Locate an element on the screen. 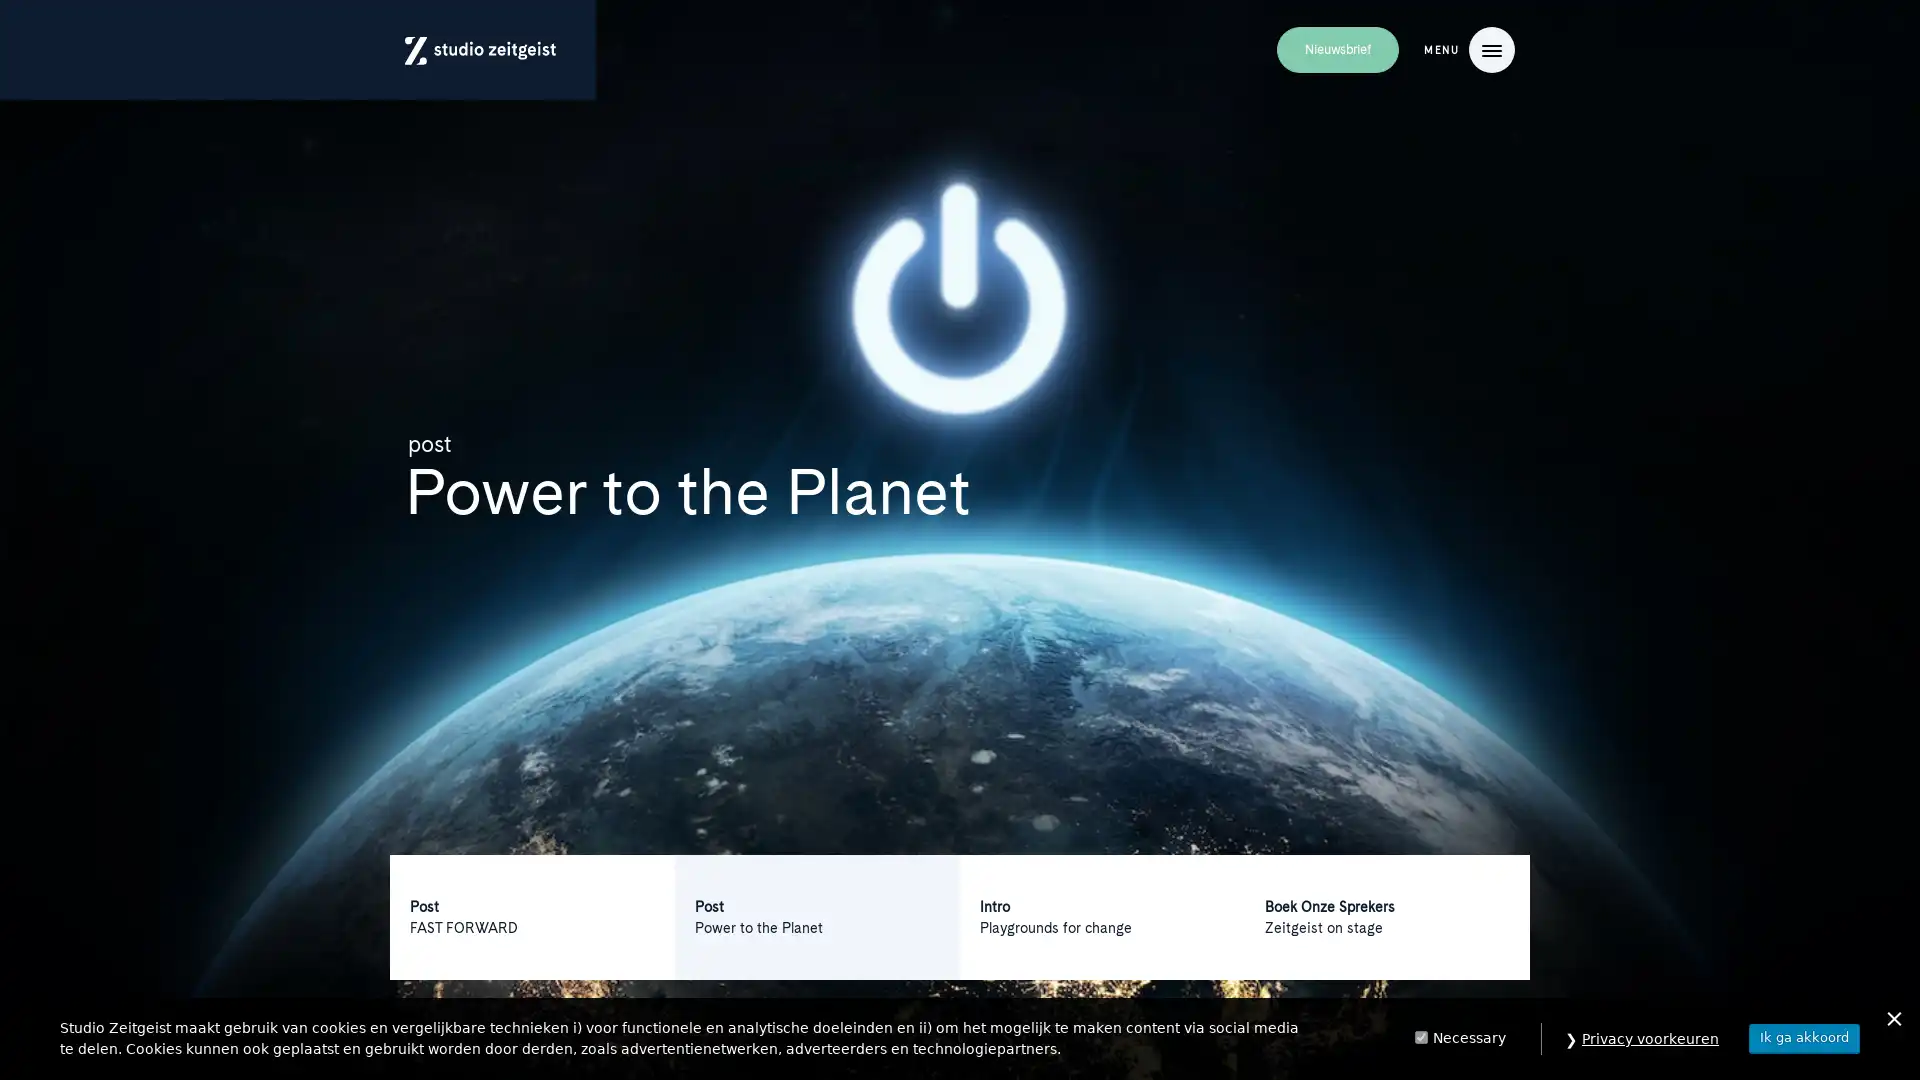 This screenshot has height=1080, width=1920. Privacy voorkeuren is located at coordinates (1650, 1037).